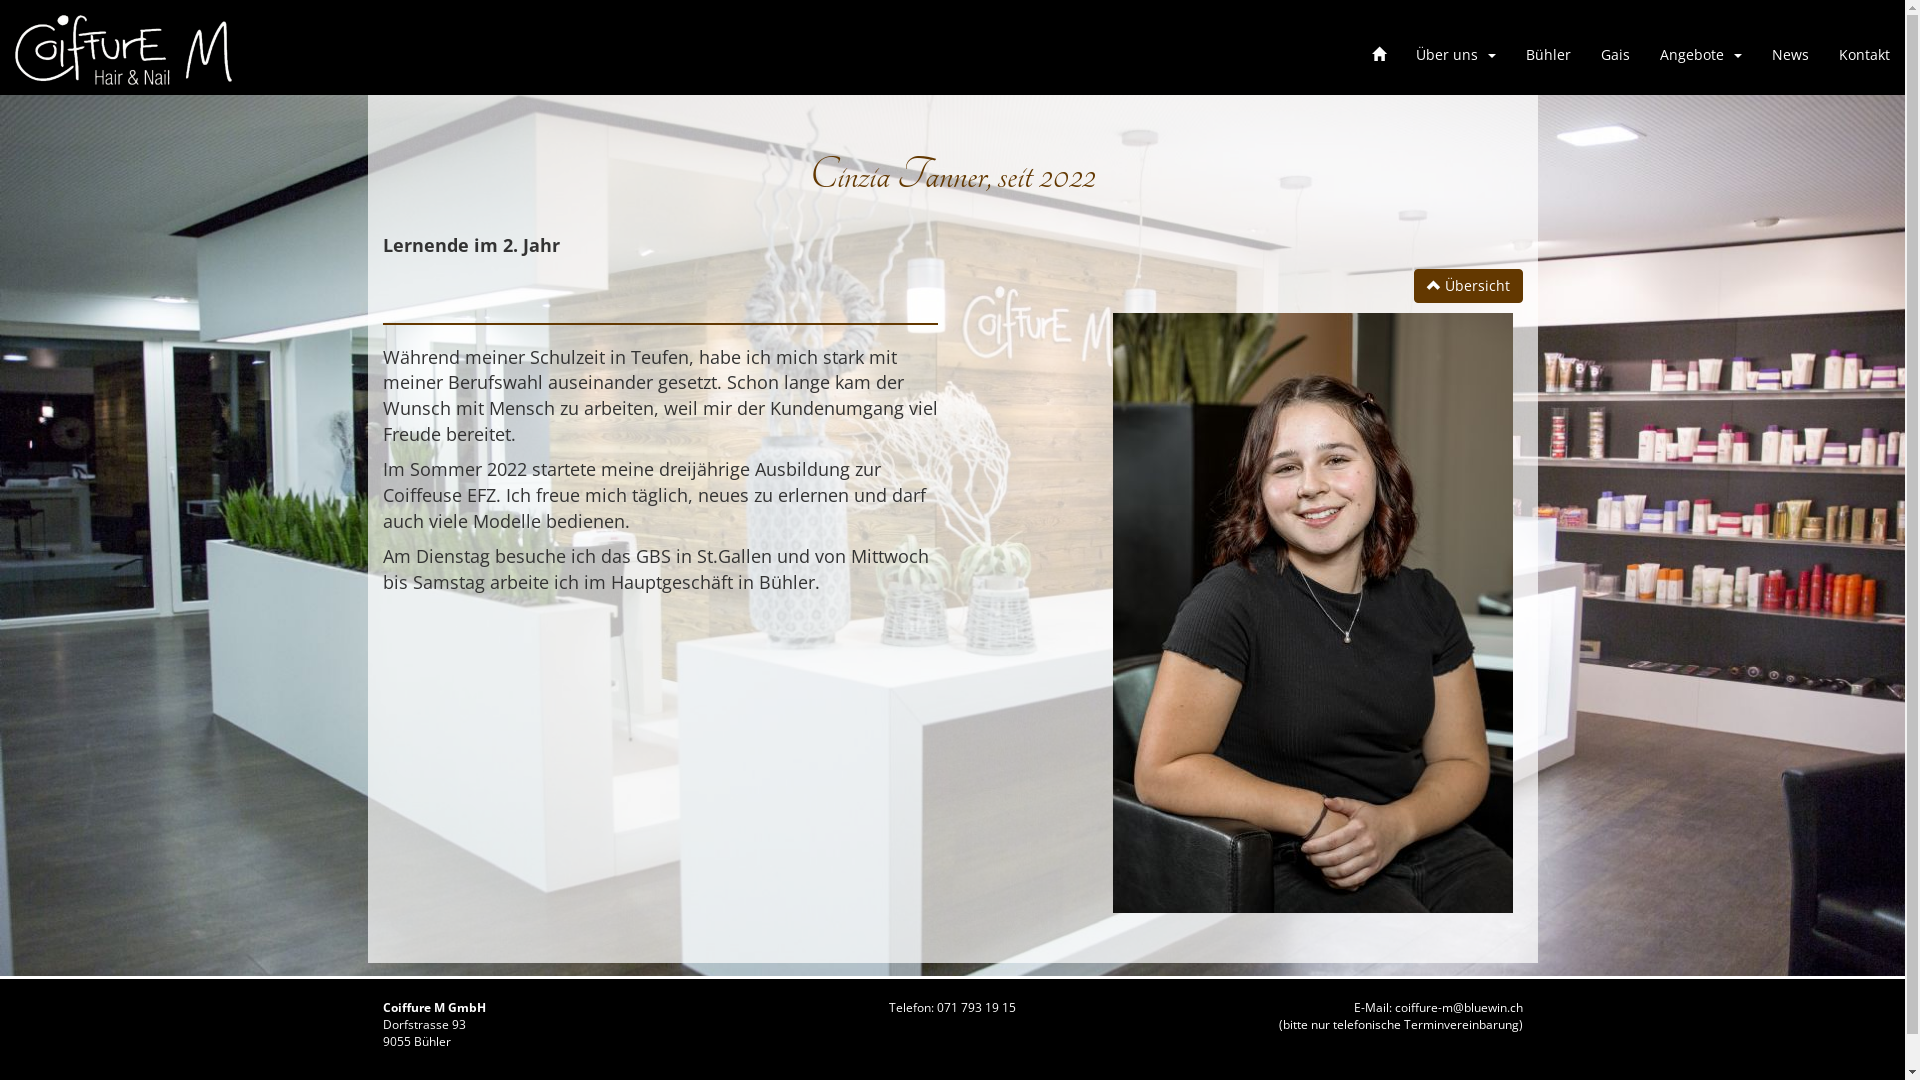 This screenshot has height=1080, width=1920. What do you see at coordinates (1615, 53) in the screenshot?
I see `'Gais'` at bounding box center [1615, 53].